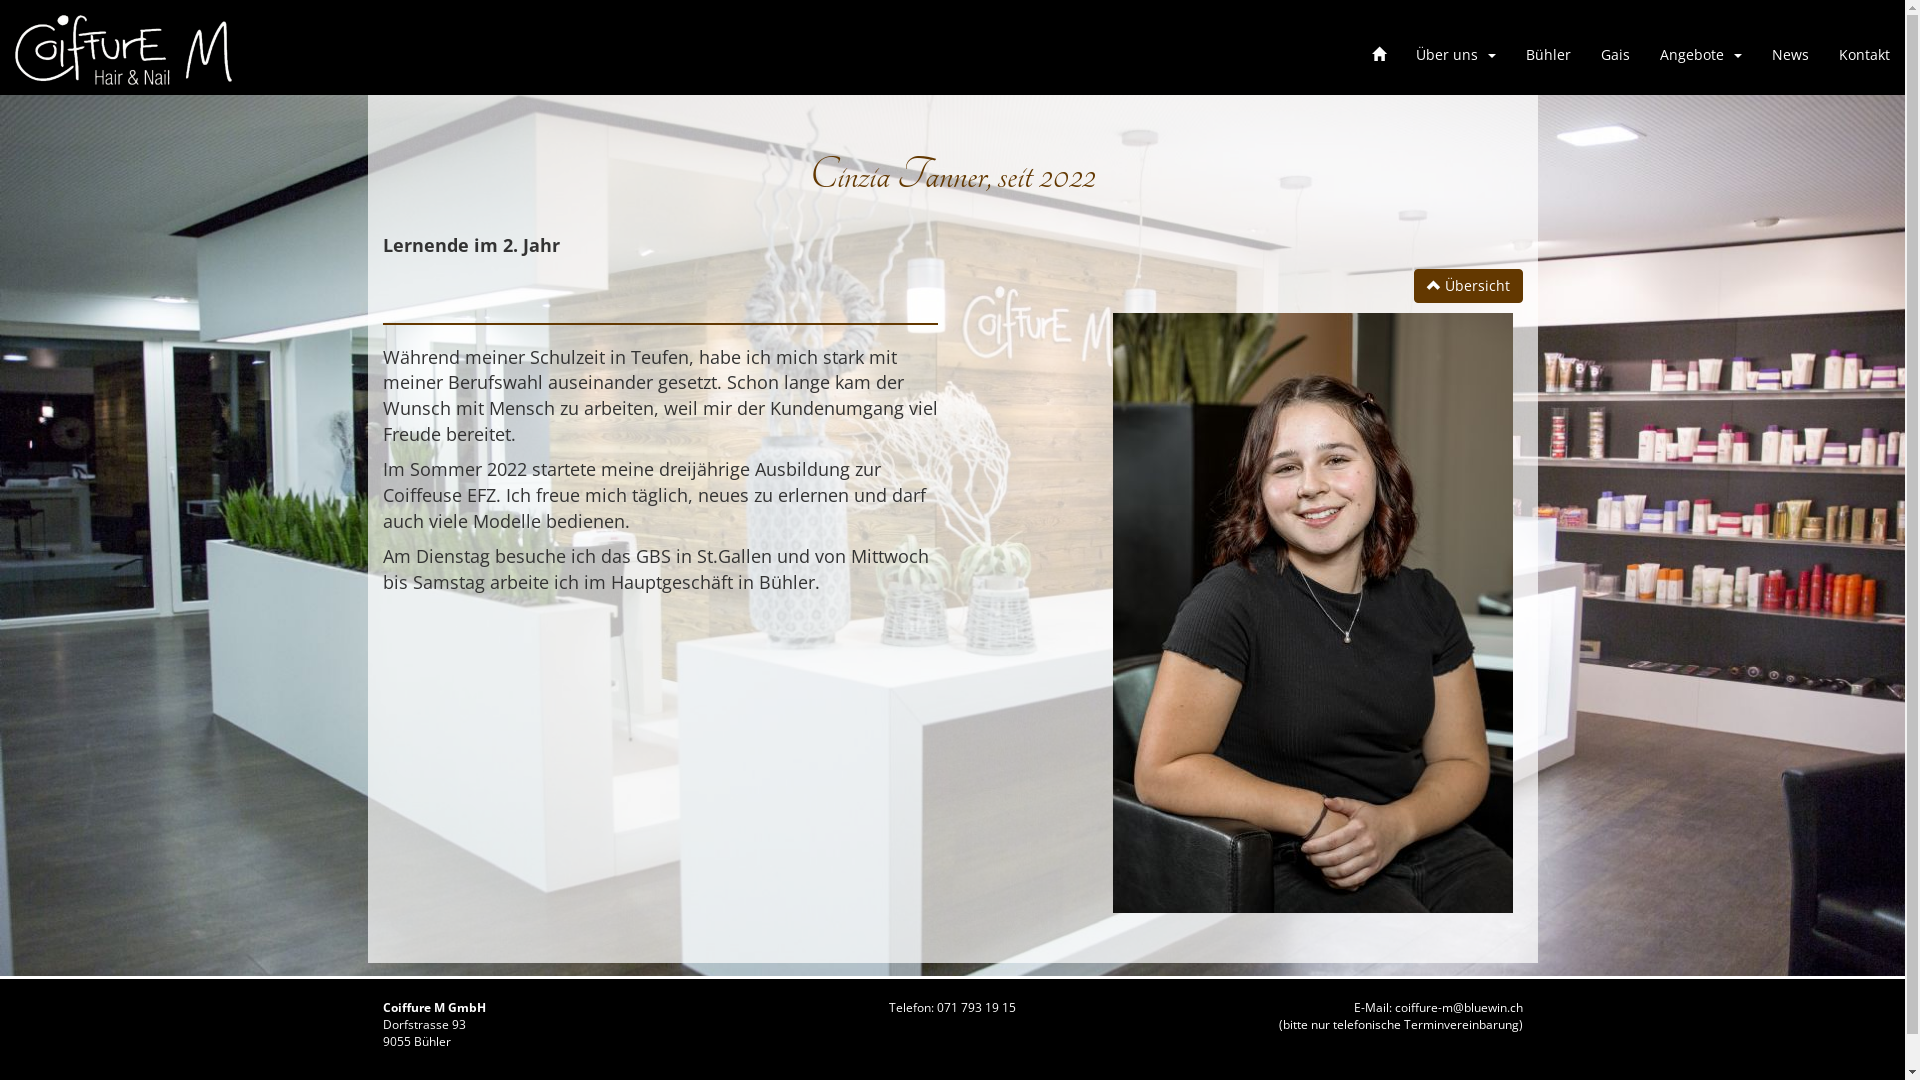 This screenshot has height=1080, width=1920. What do you see at coordinates (1615, 53) in the screenshot?
I see `'Gais'` at bounding box center [1615, 53].